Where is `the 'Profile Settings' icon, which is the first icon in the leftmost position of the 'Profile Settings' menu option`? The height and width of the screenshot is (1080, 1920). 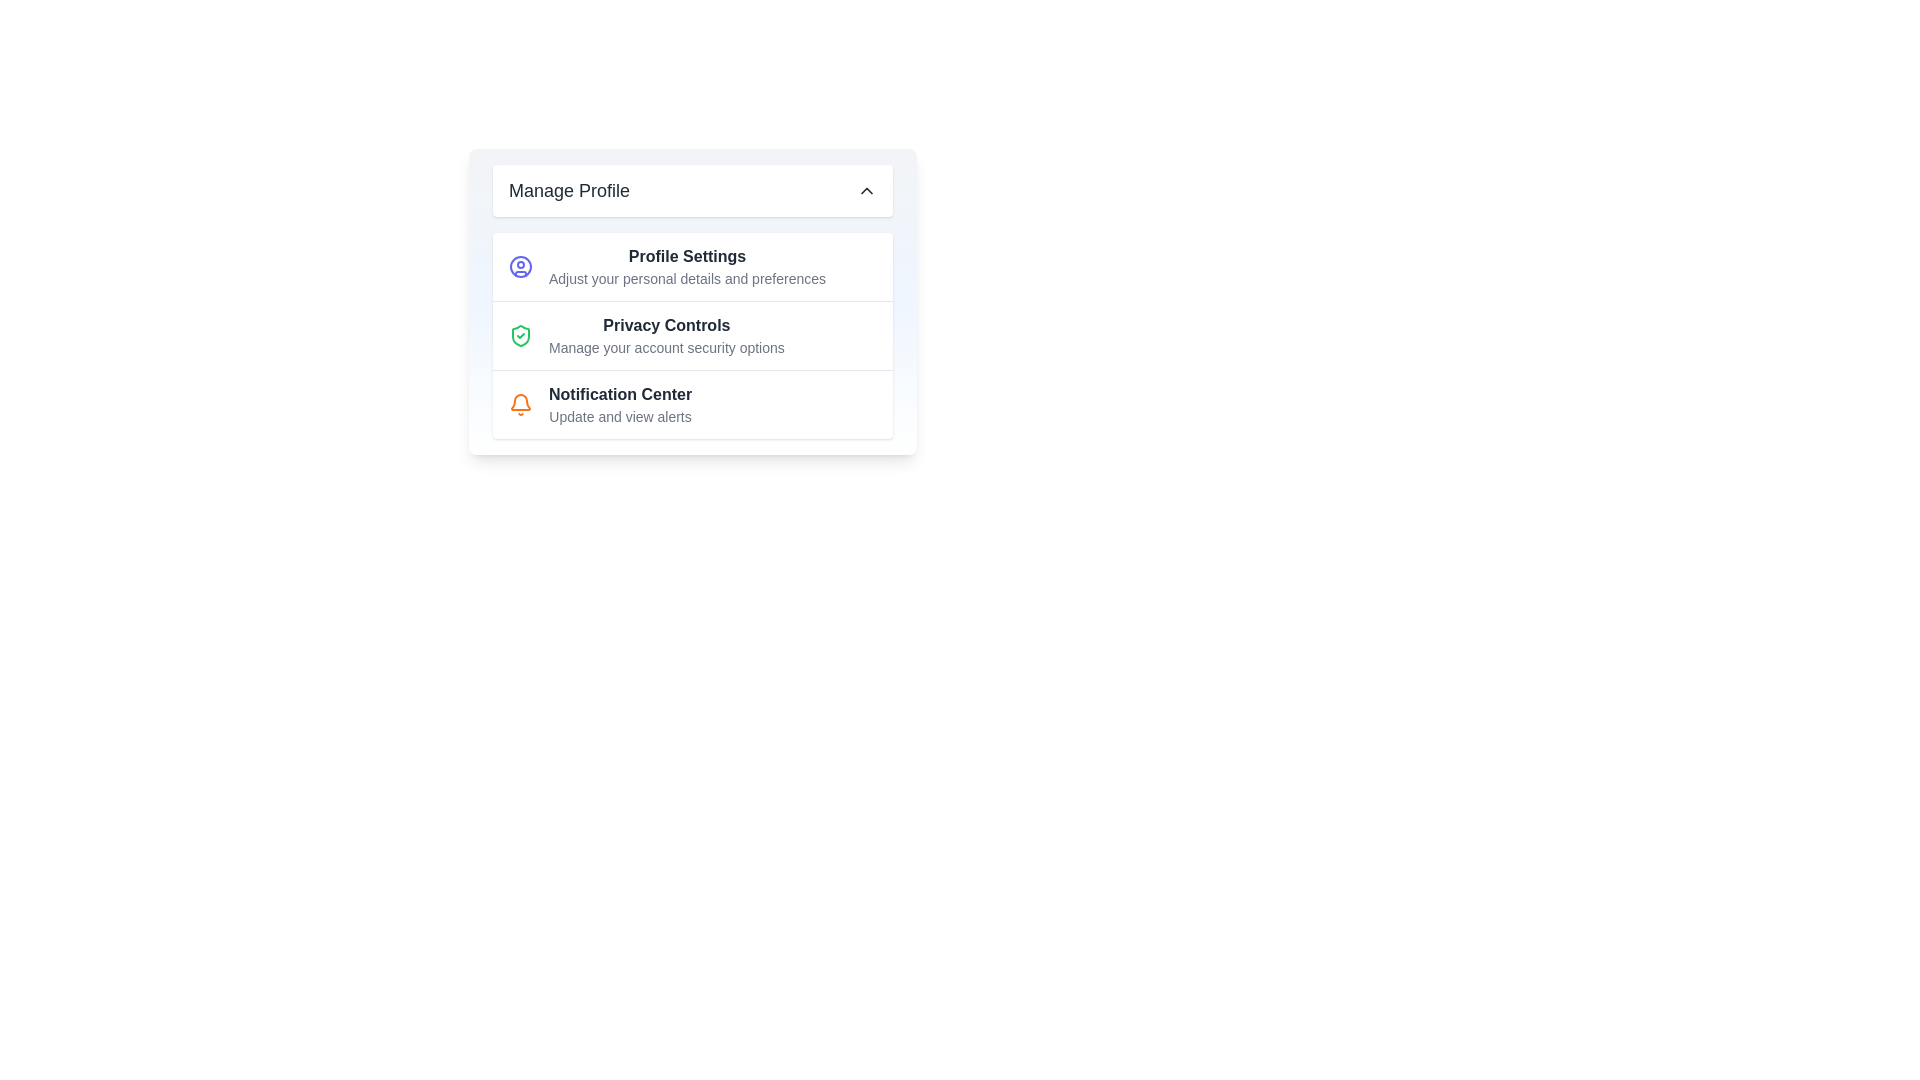
the 'Profile Settings' icon, which is the first icon in the leftmost position of the 'Profile Settings' menu option is located at coordinates (521, 265).